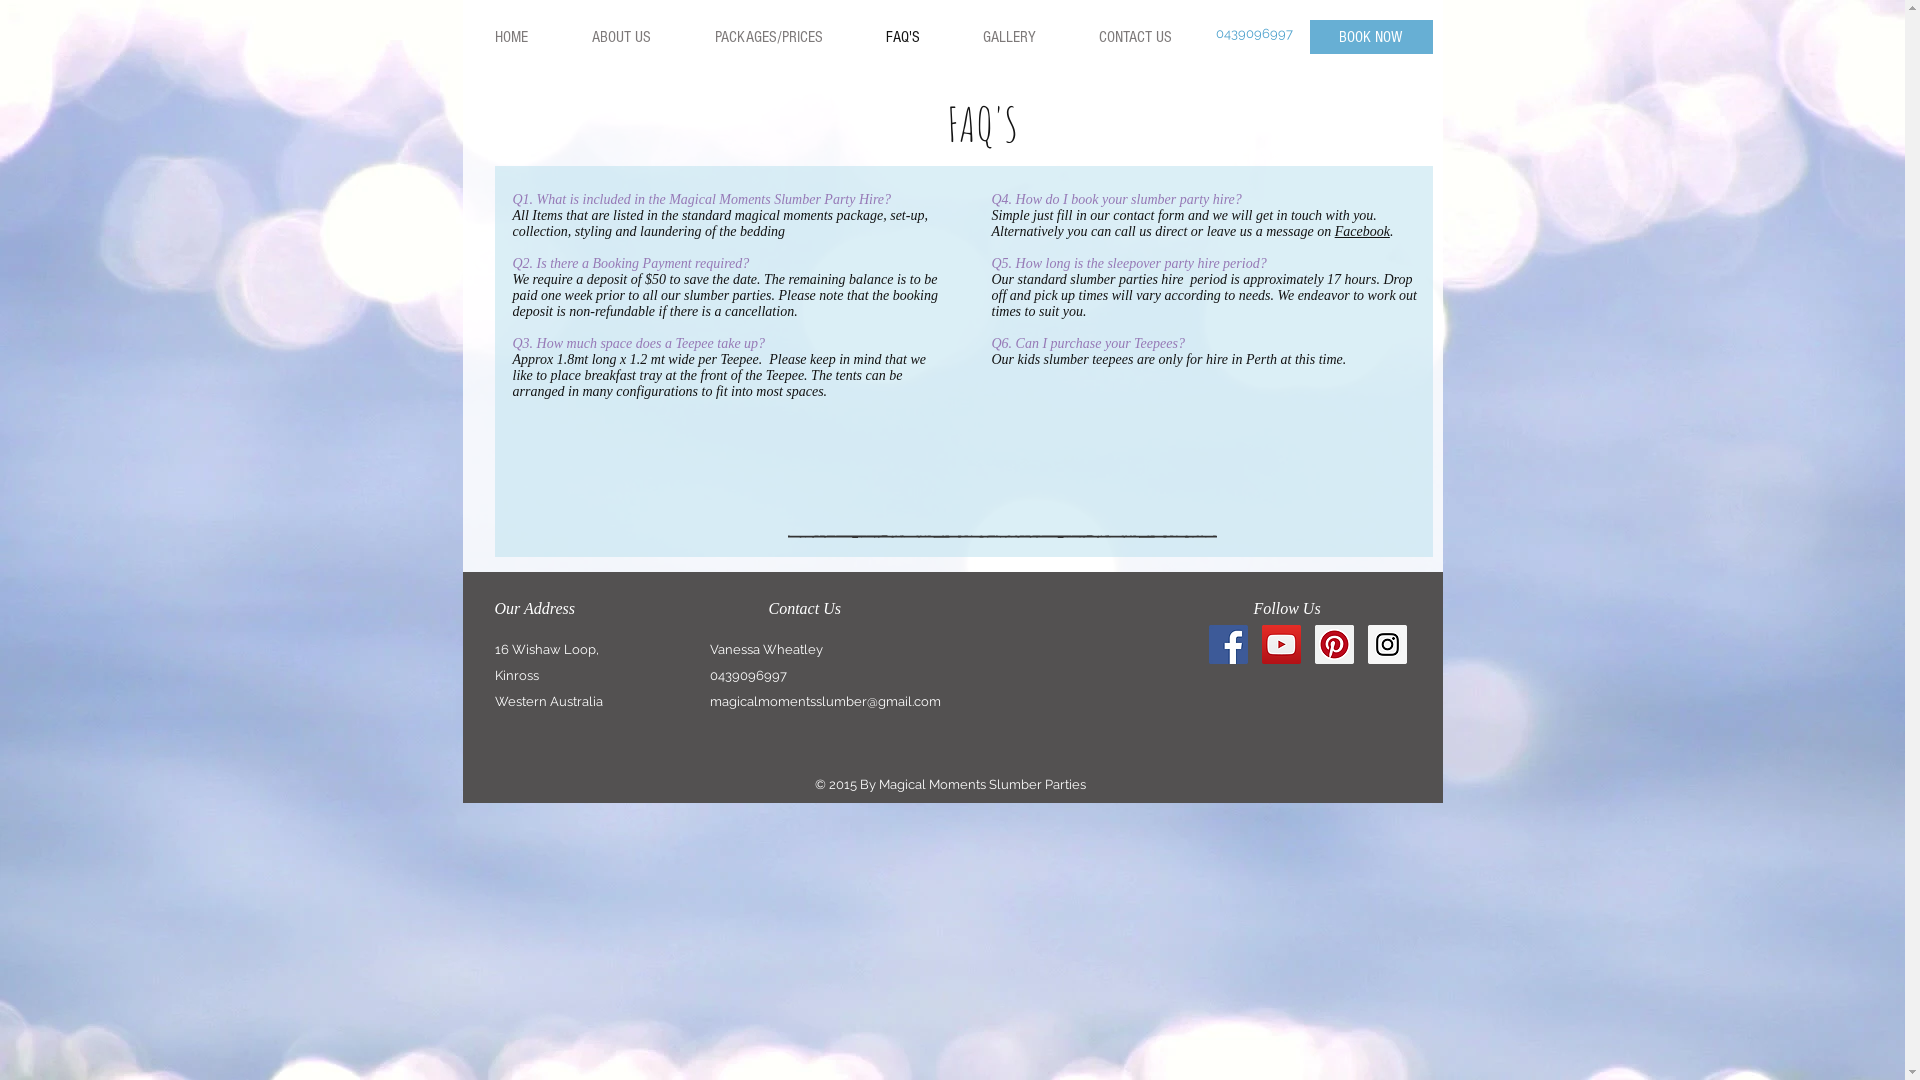  Describe the element at coordinates (1310, 37) in the screenshot. I see `'BOOK NOW'` at that location.